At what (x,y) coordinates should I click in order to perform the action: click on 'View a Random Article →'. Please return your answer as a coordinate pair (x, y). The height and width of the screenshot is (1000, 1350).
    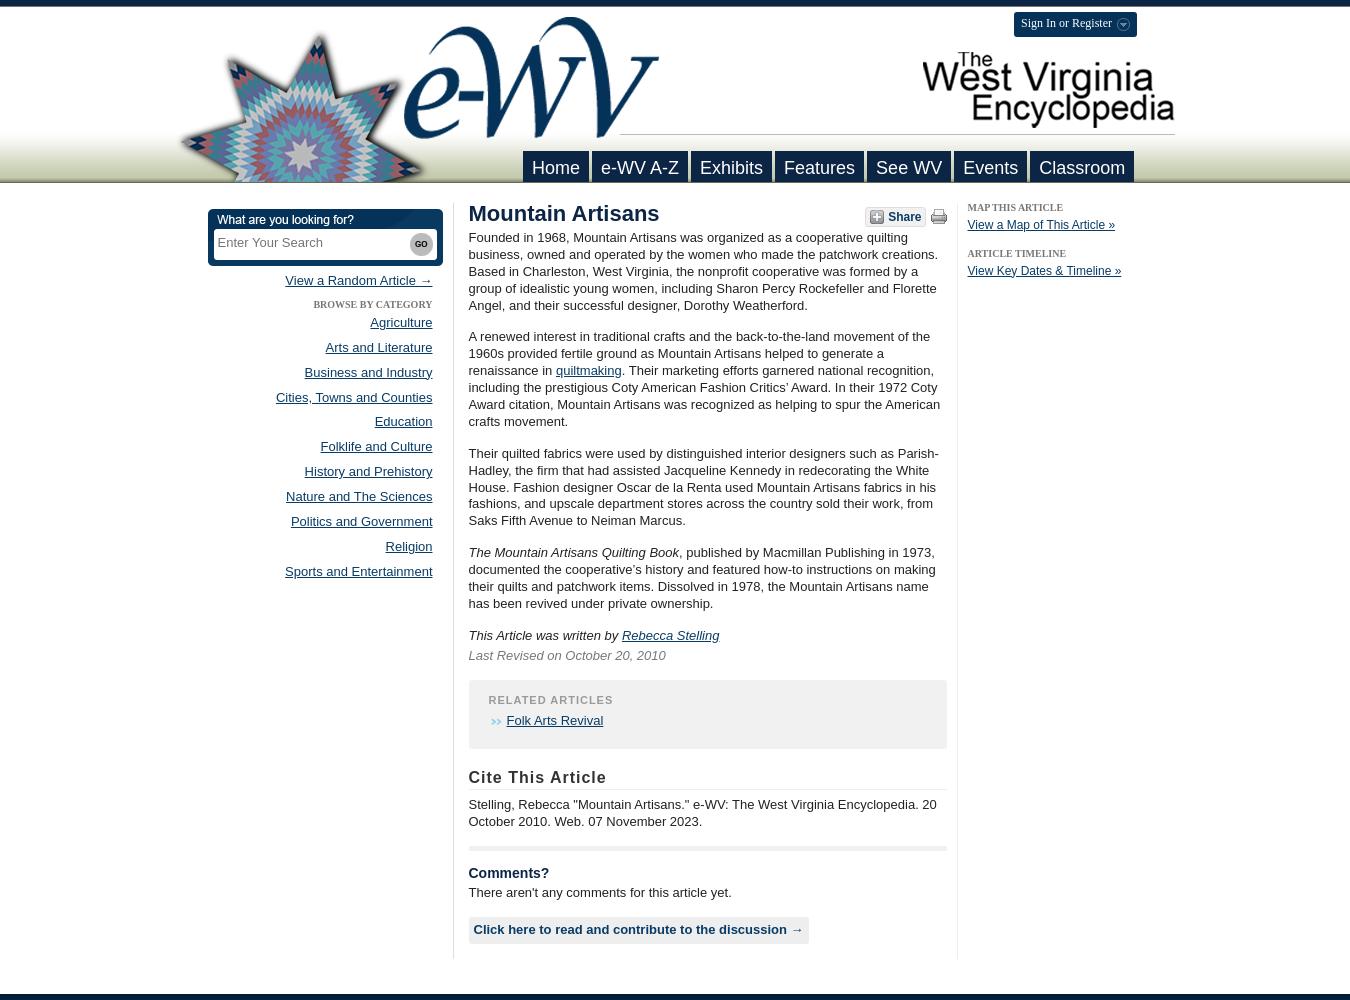
    Looking at the image, I should click on (358, 280).